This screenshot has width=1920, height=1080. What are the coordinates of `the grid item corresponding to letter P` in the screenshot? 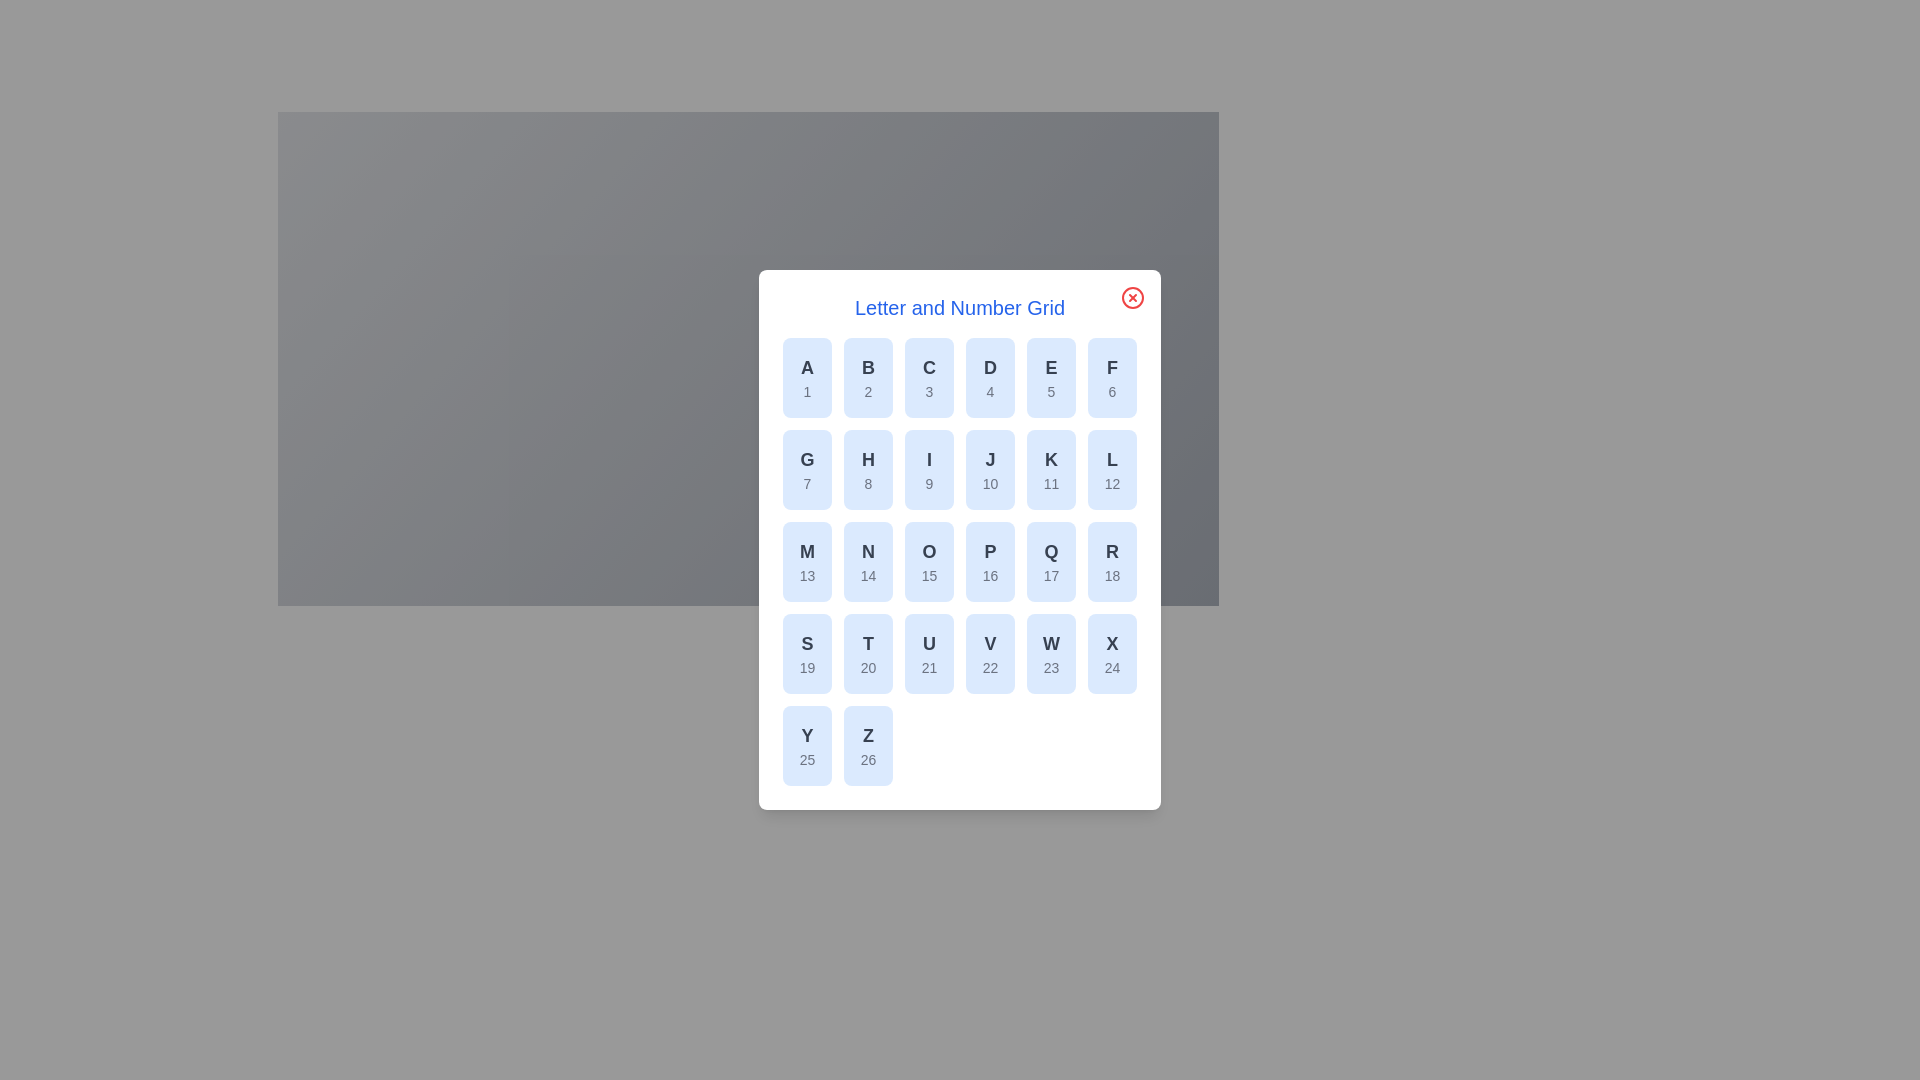 It's located at (990, 562).